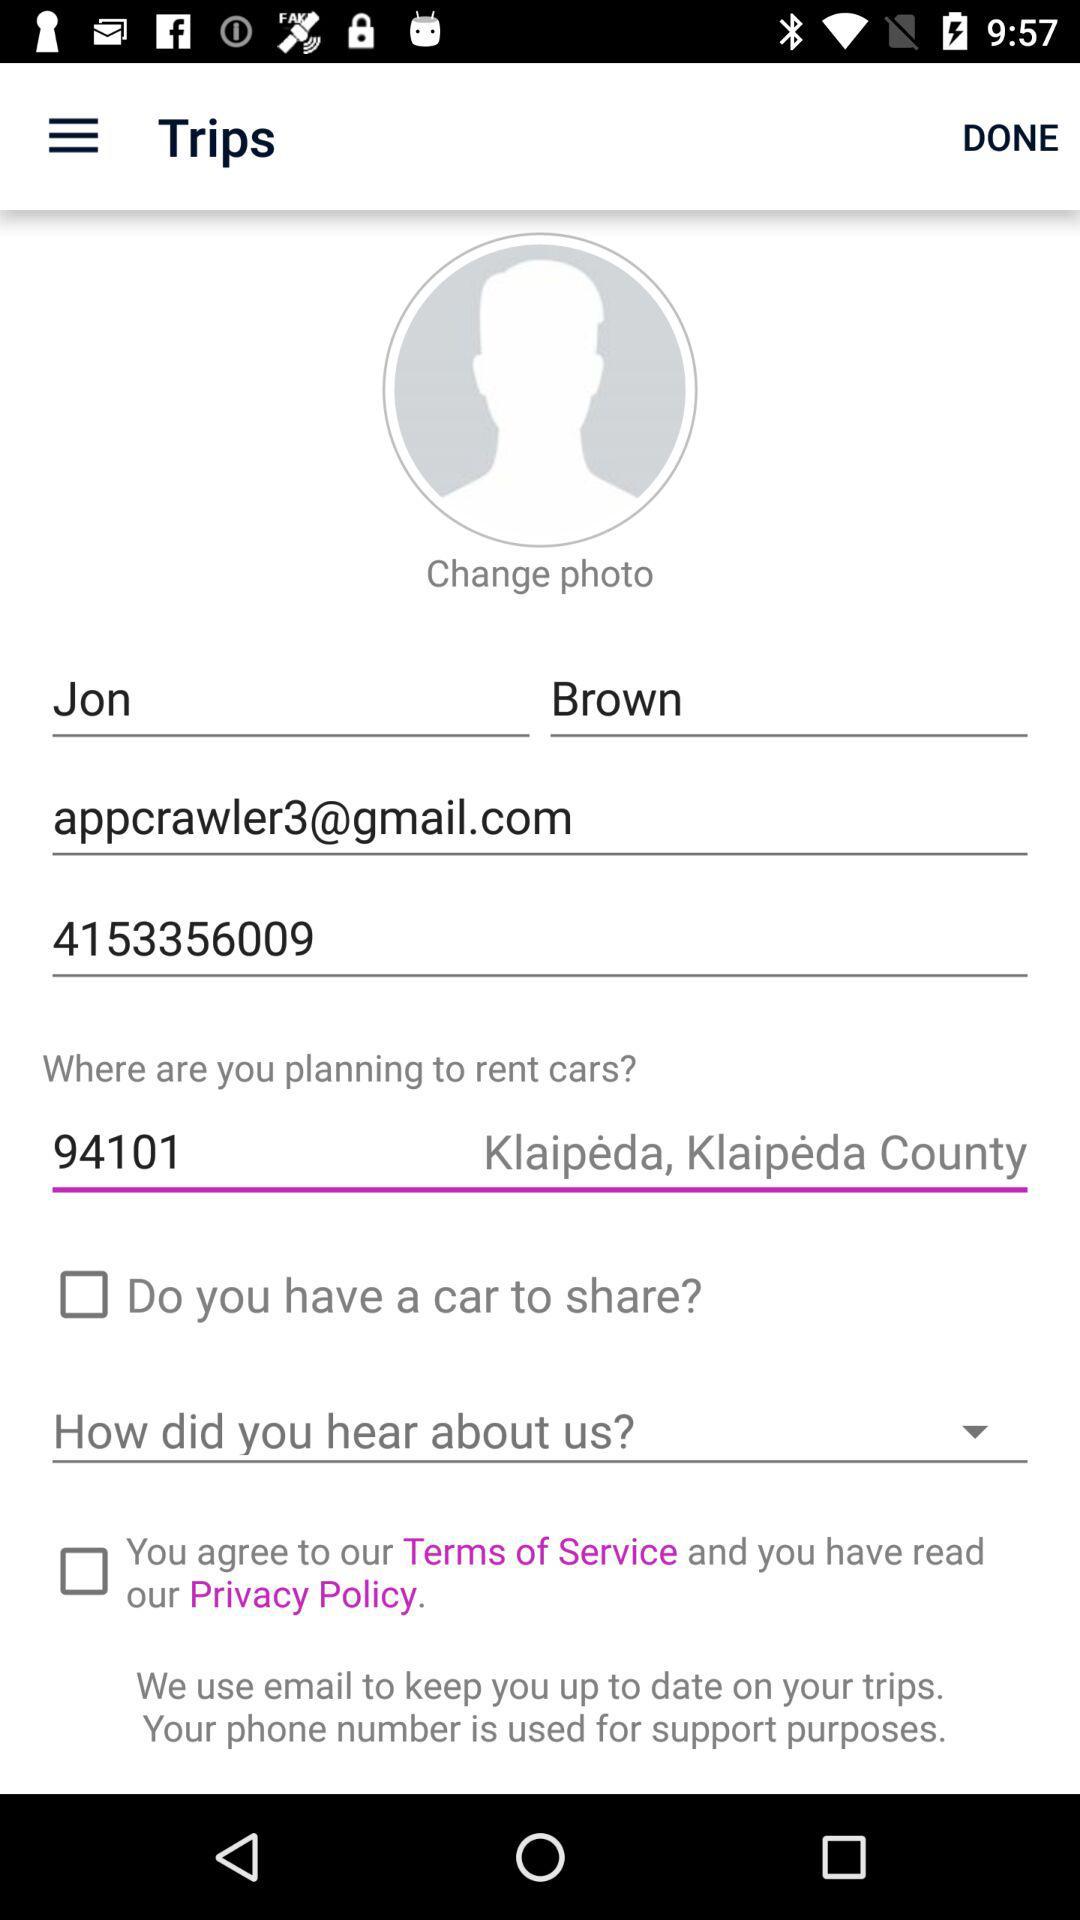 This screenshot has width=1080, height=1920. I want to click on icon next to trips item, so click(72, 135).